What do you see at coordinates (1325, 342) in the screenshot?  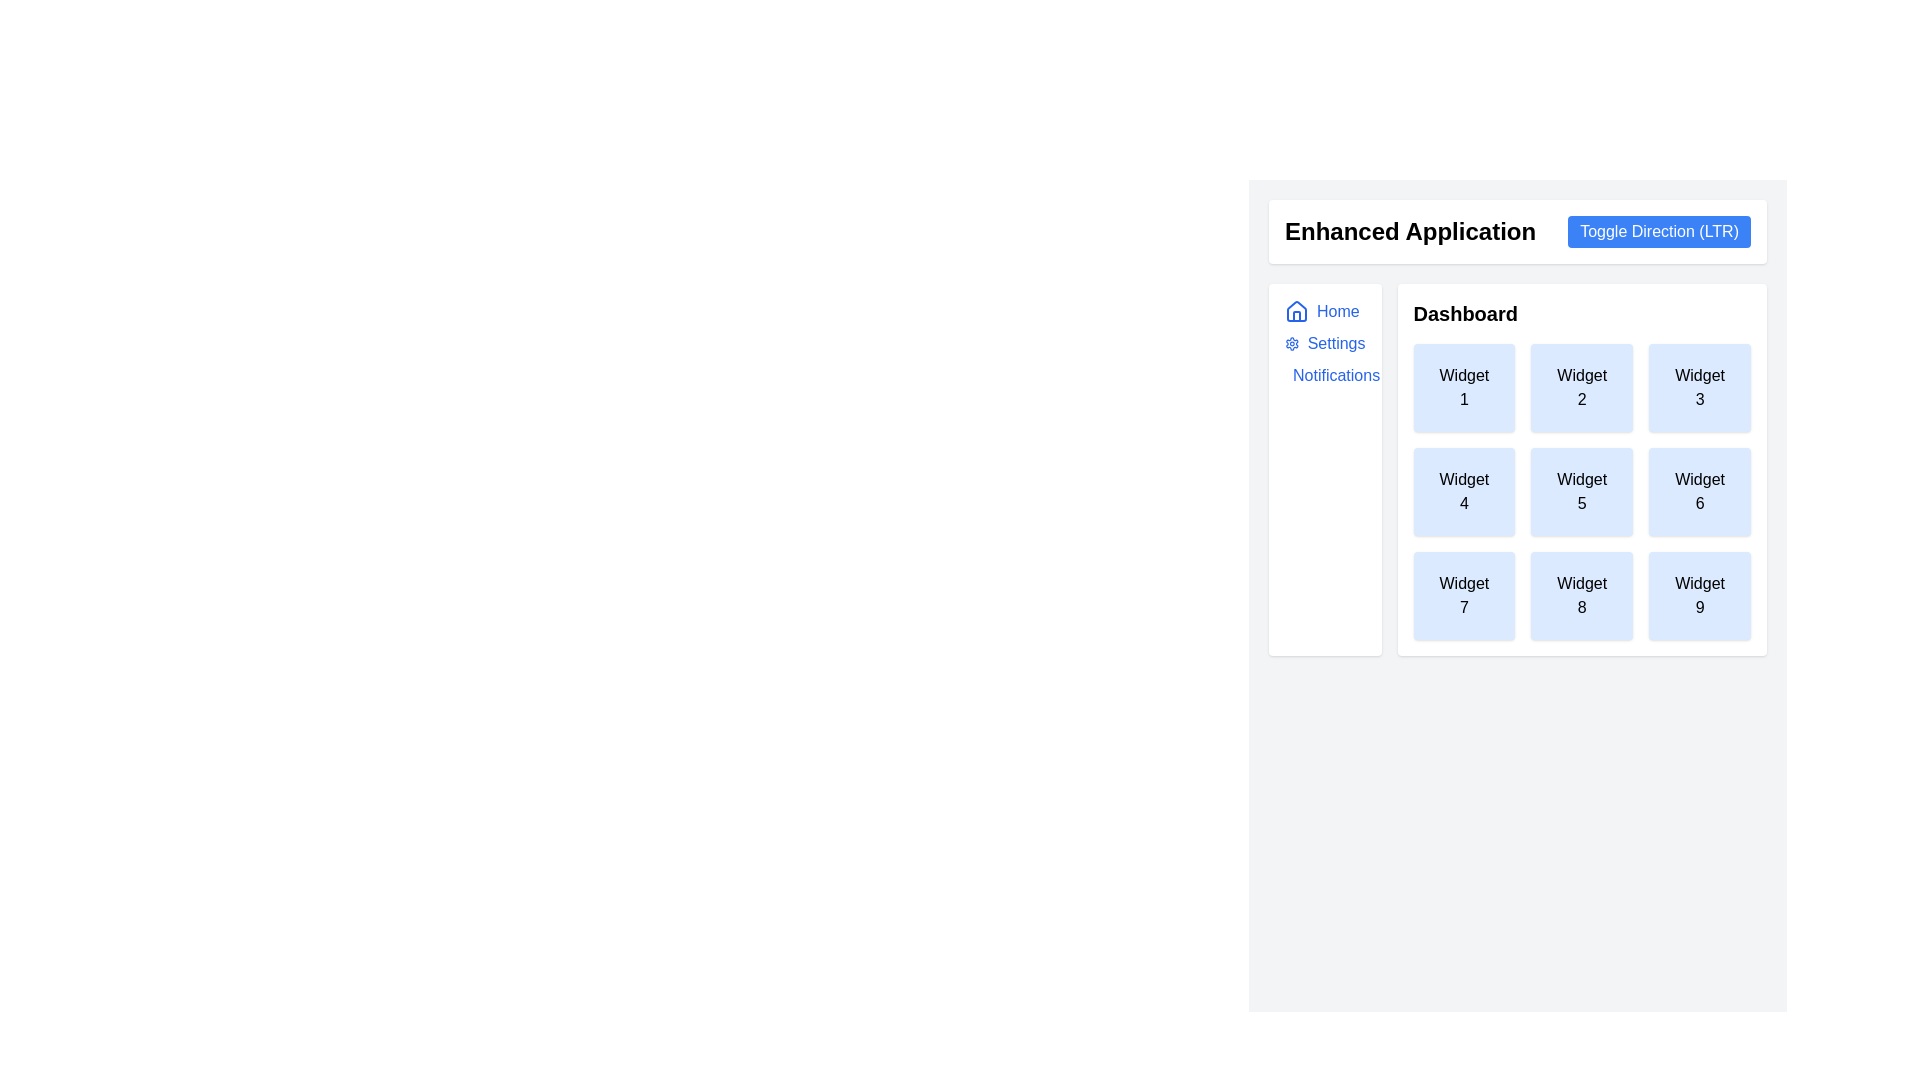 I see `the 'Settings' navigation link in the sidebar menu, which is the second option below 'Home' and above 'Notifications', featuring a blue text with a gear icon` at bounding box center [1325, 342].